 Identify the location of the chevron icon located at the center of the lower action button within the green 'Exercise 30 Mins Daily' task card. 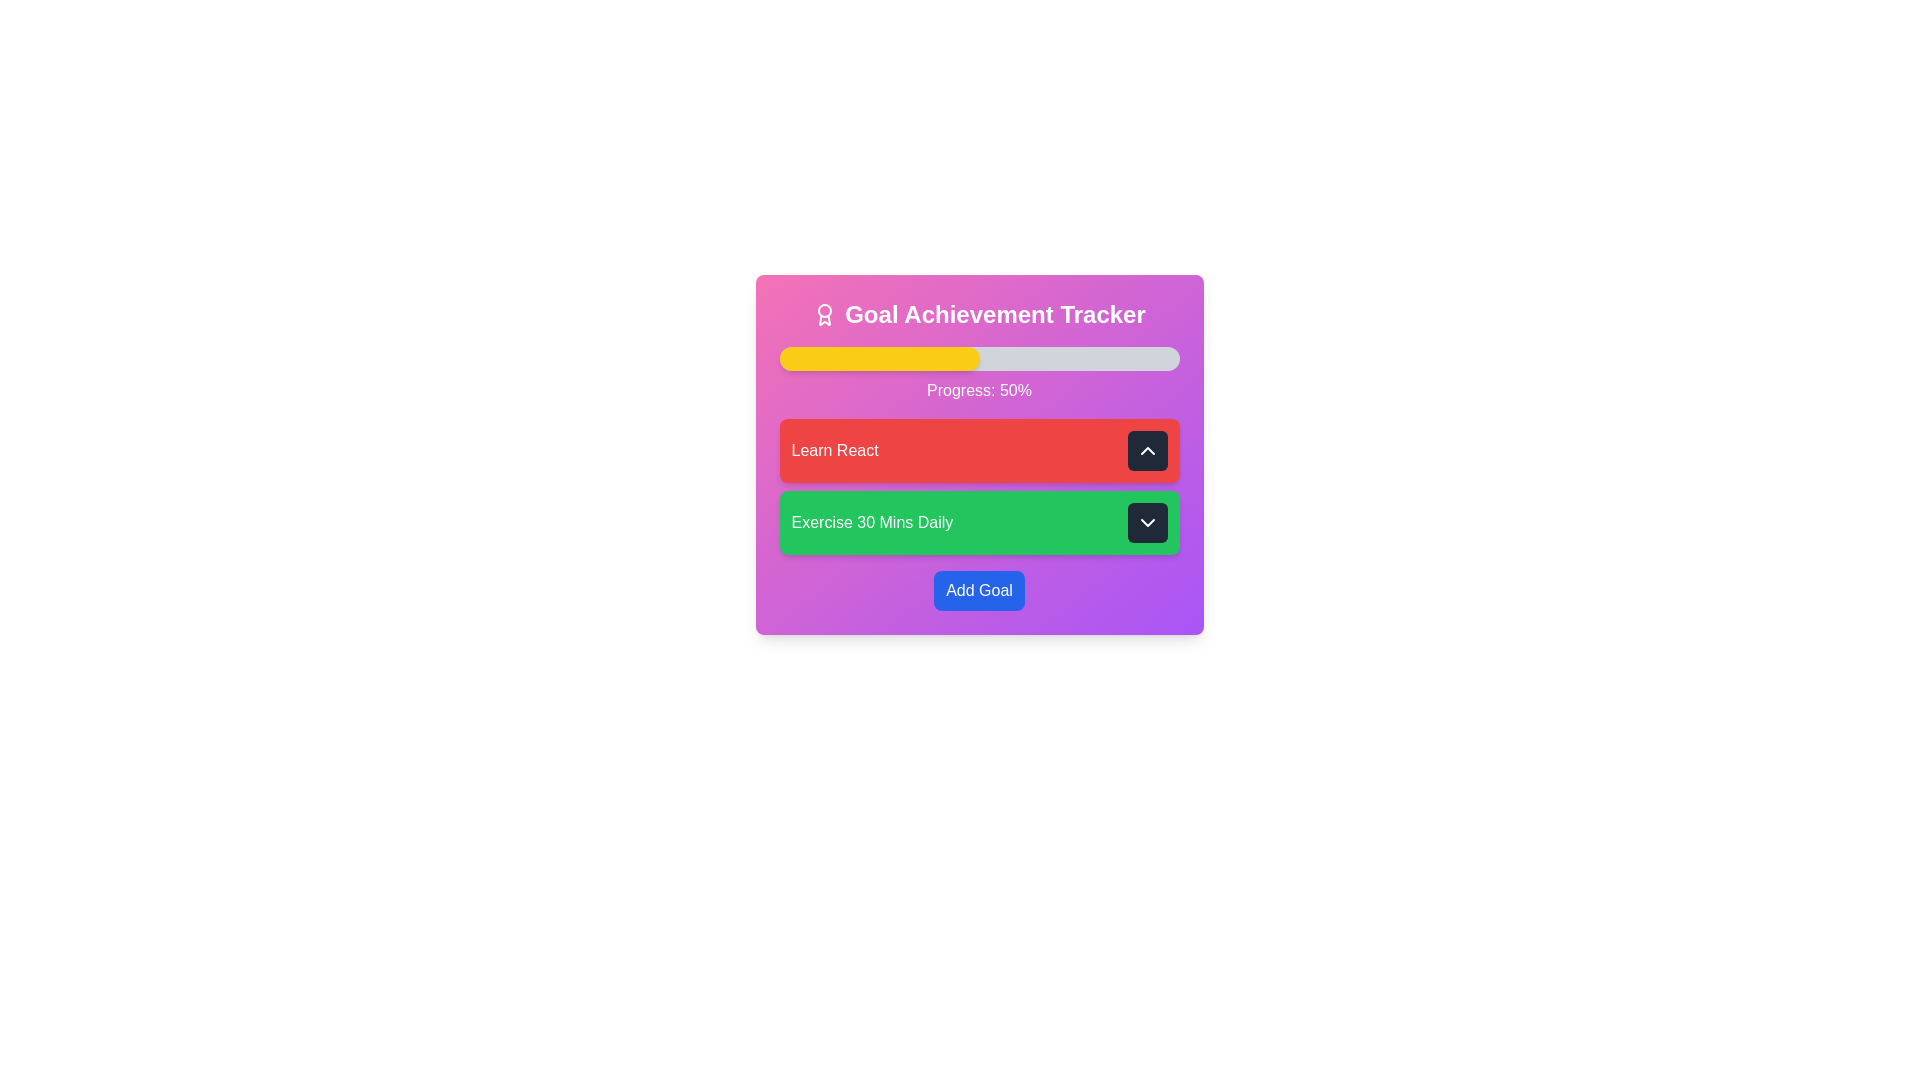
(1147, 522).